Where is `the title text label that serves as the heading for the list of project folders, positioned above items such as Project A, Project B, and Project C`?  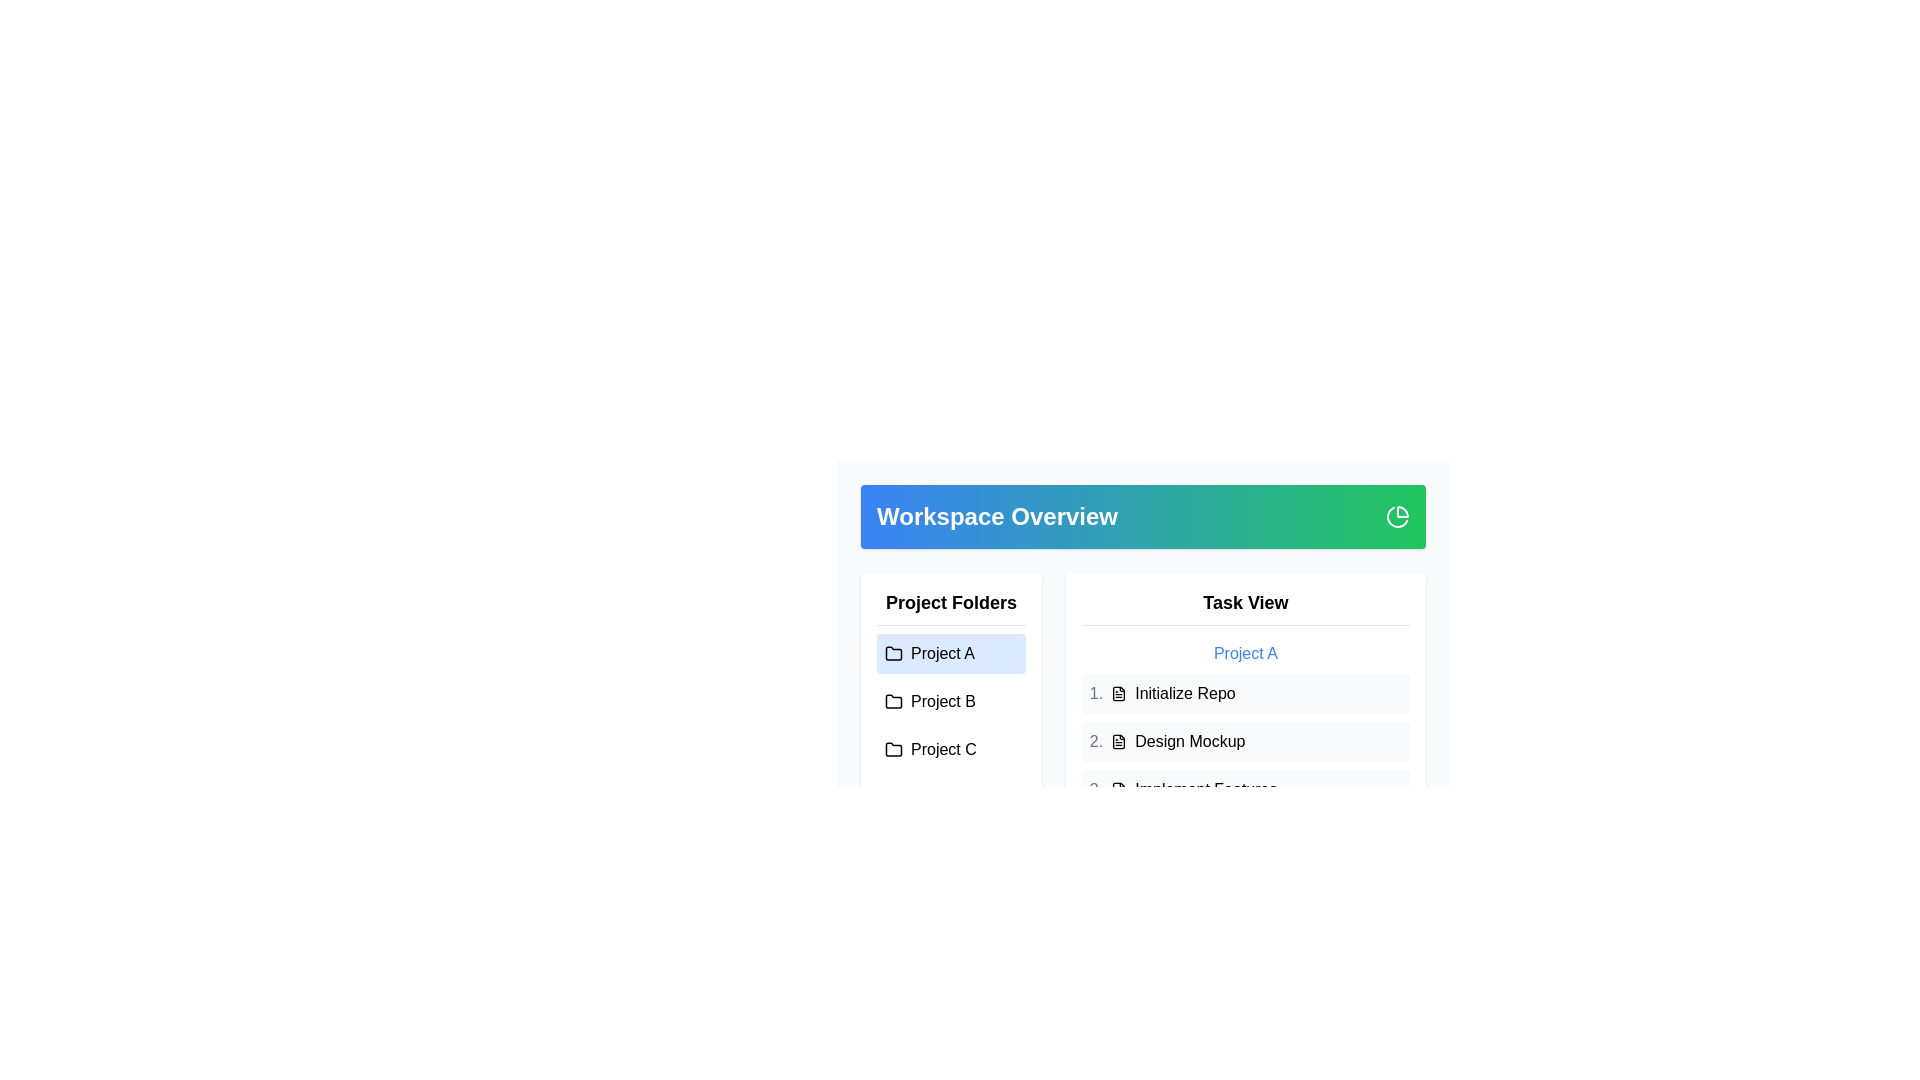
the title text label that serves as the heading for the list of project folders, positioned above items such as Project A, Project B, and Project C is located at coordinates (950, 606).